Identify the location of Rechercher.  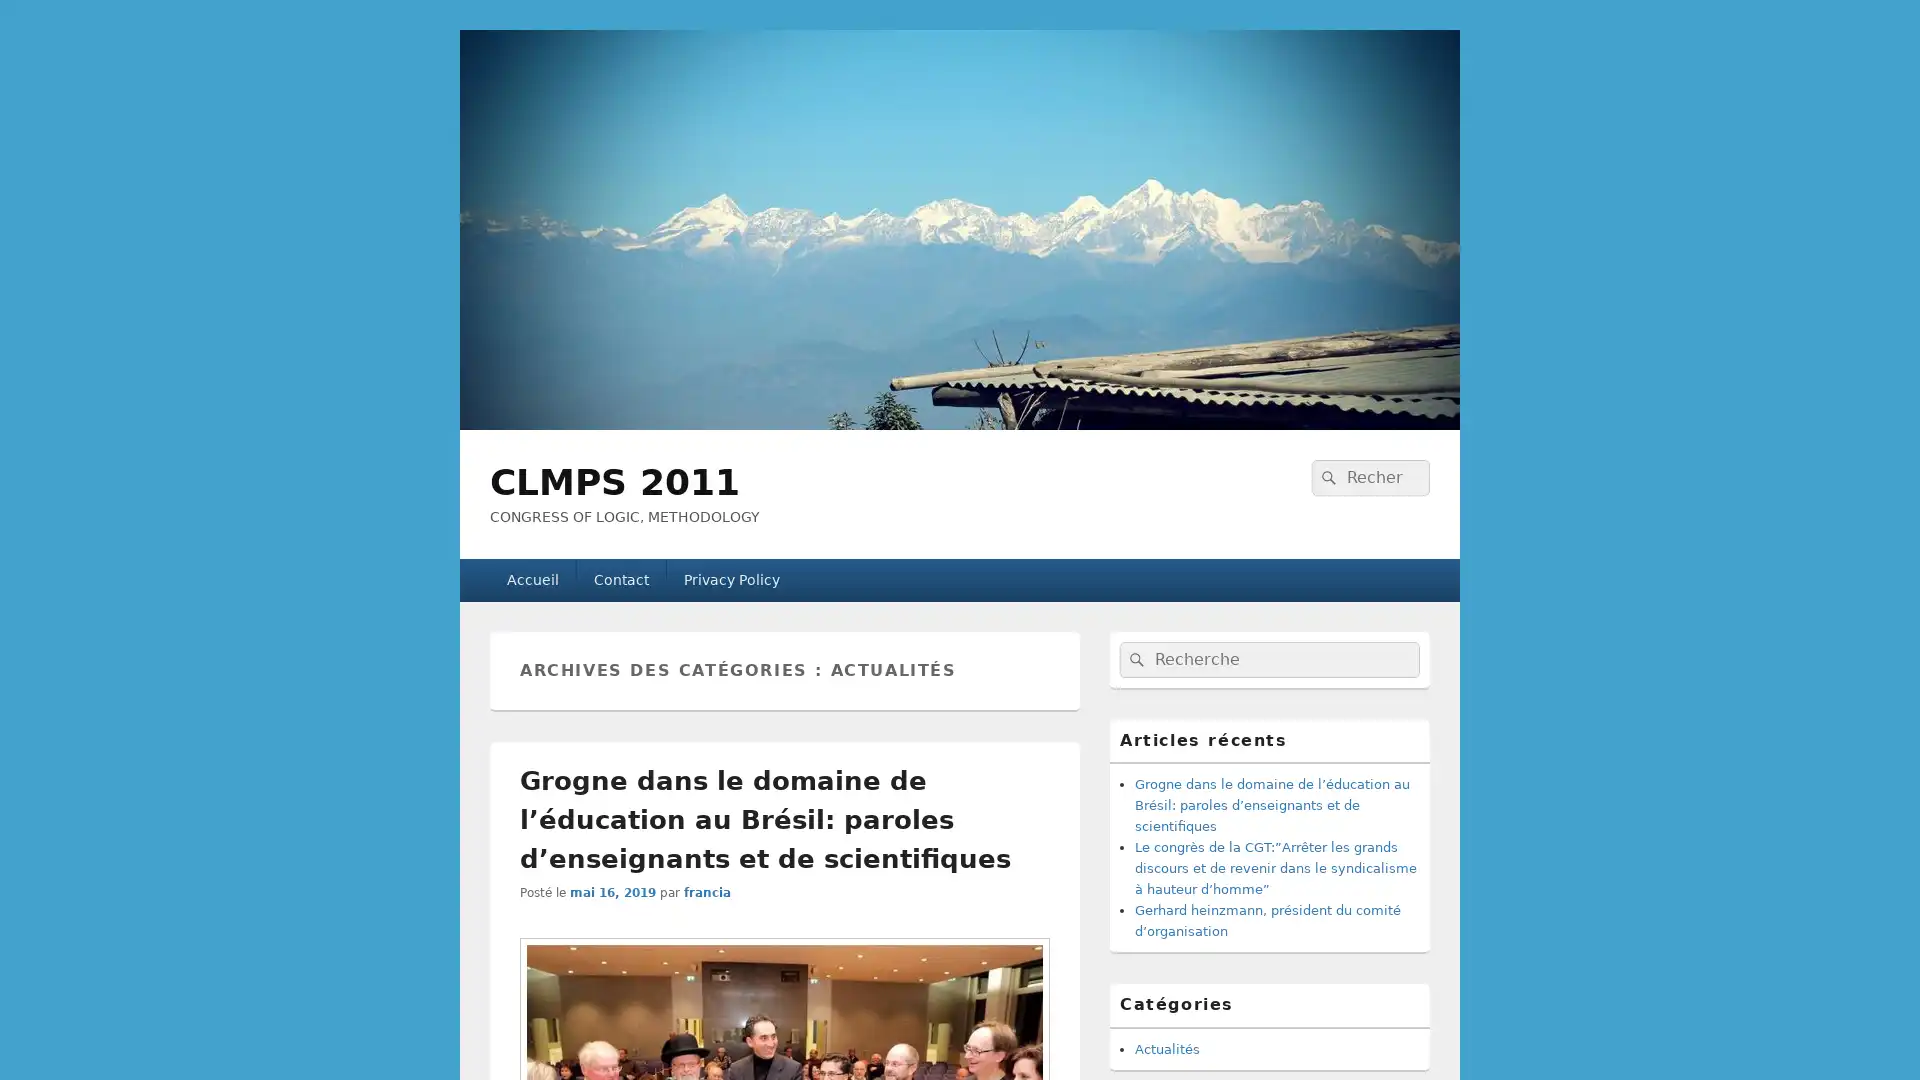
(1326, 477).